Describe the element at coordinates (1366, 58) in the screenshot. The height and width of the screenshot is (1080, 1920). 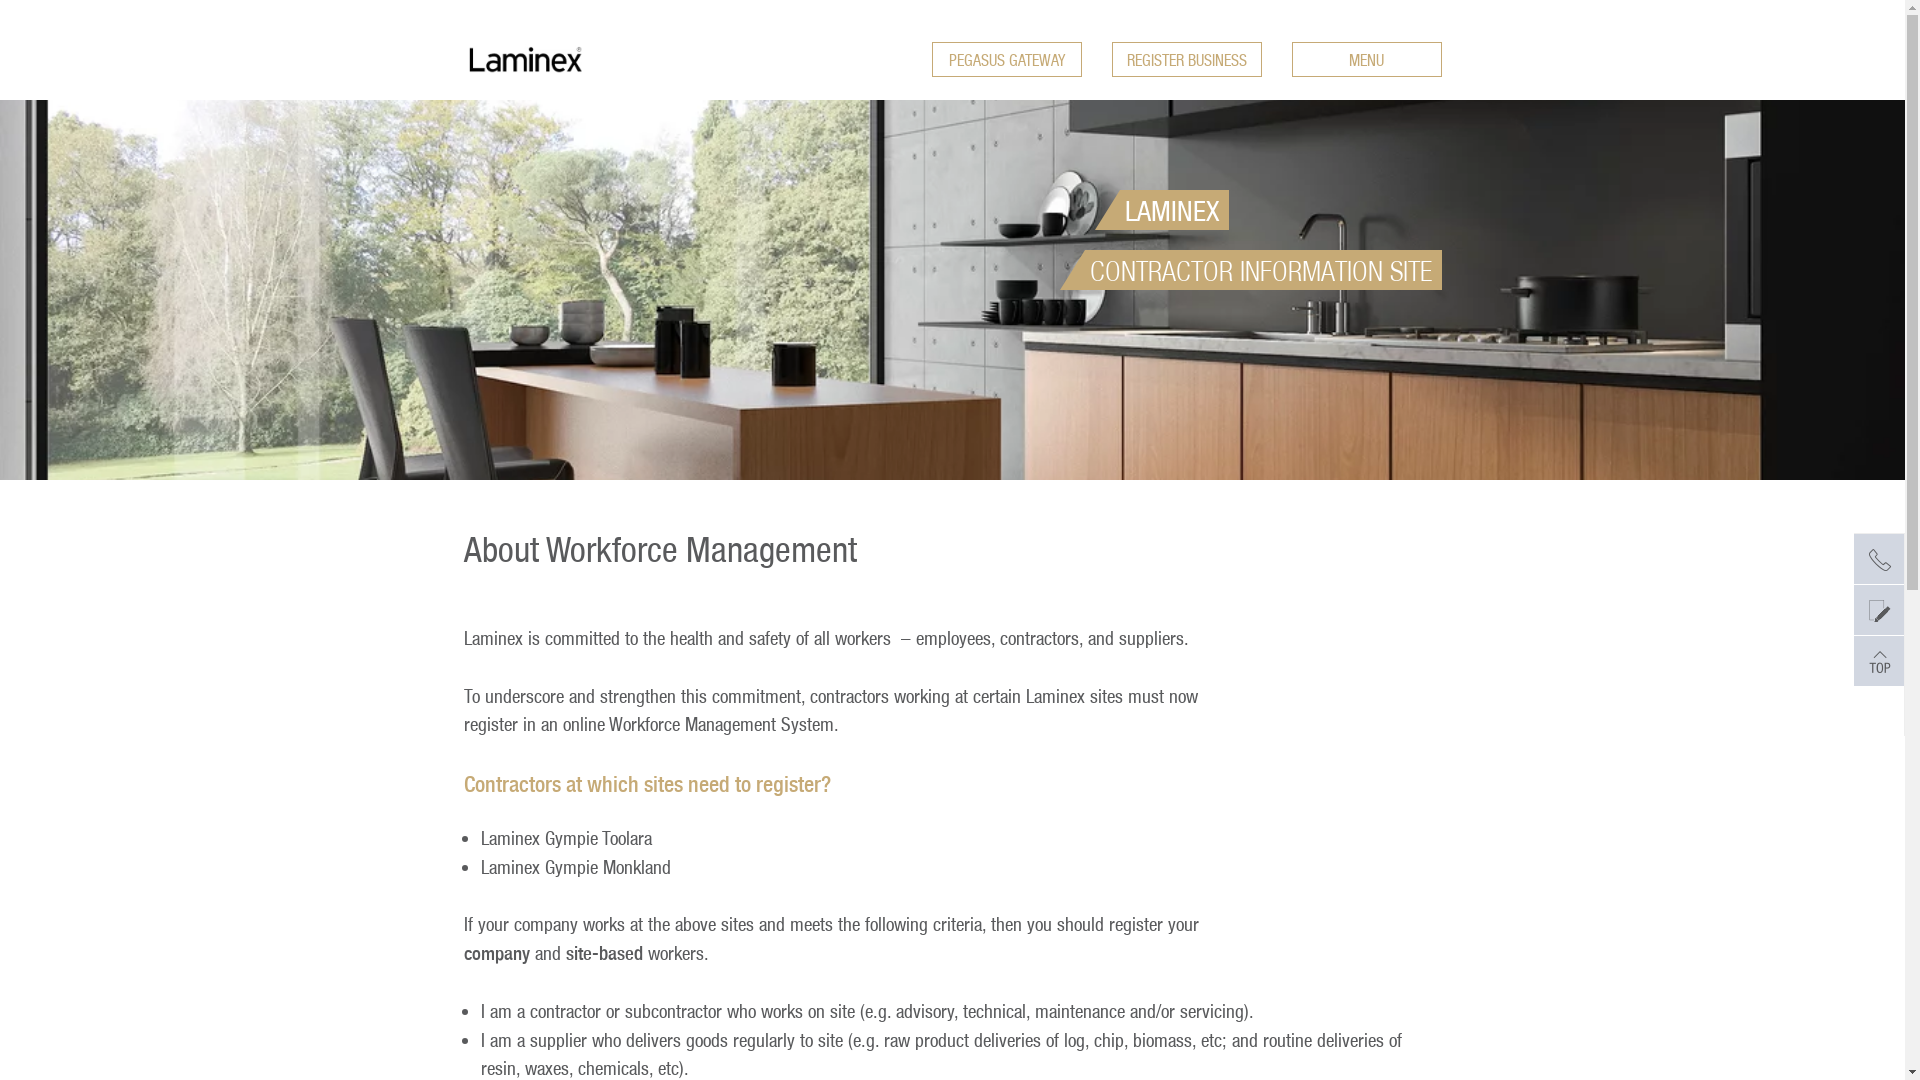
I see `'MENU'` at that location.